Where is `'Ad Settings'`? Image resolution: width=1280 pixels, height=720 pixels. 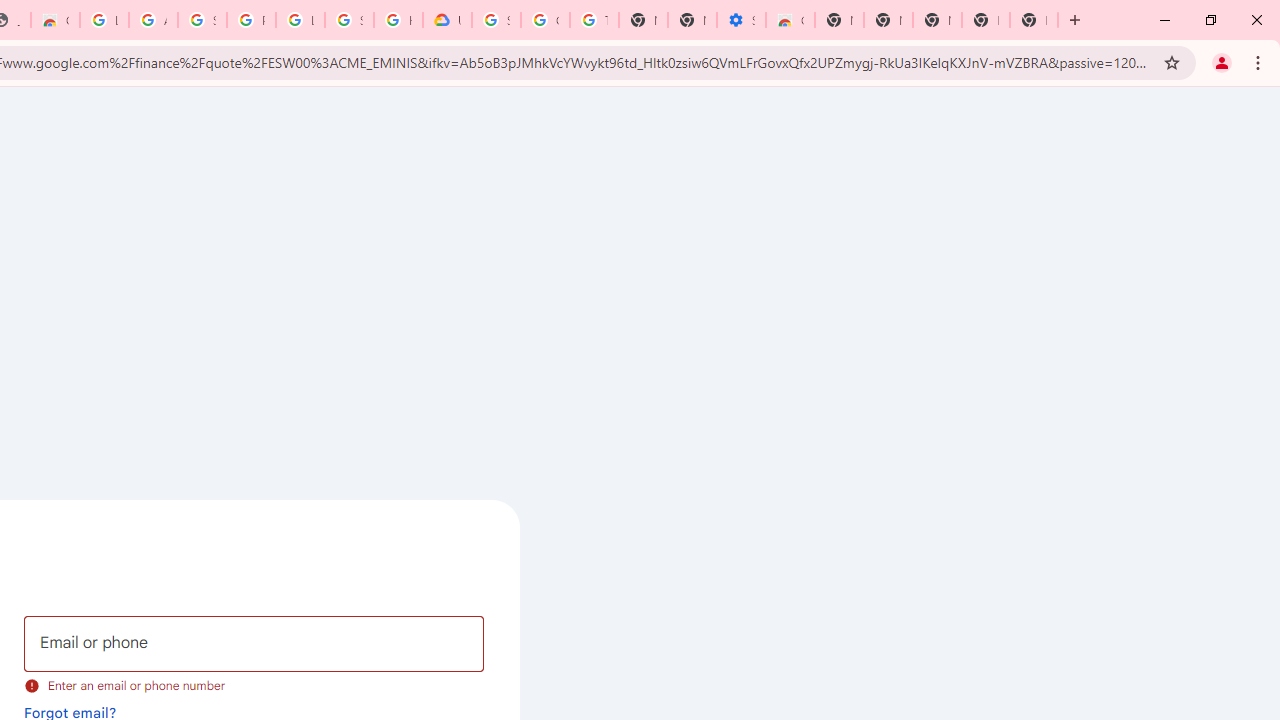 'Ad Settings' is located at coordinates (152, 20).